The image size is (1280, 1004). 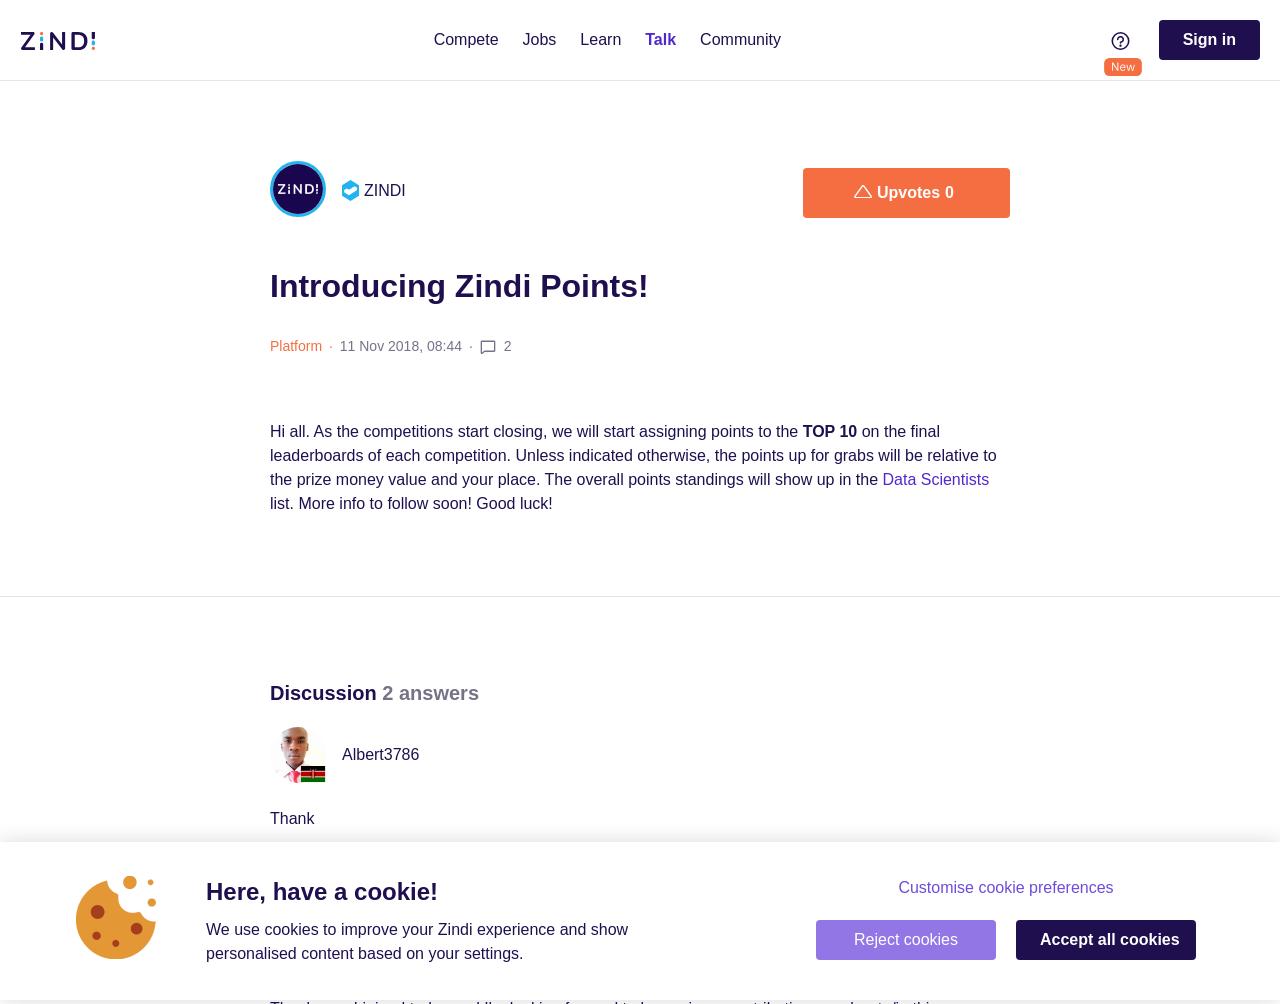 I want to click on '11 Nov 2018, 08:44', so click(x=400, y=345).